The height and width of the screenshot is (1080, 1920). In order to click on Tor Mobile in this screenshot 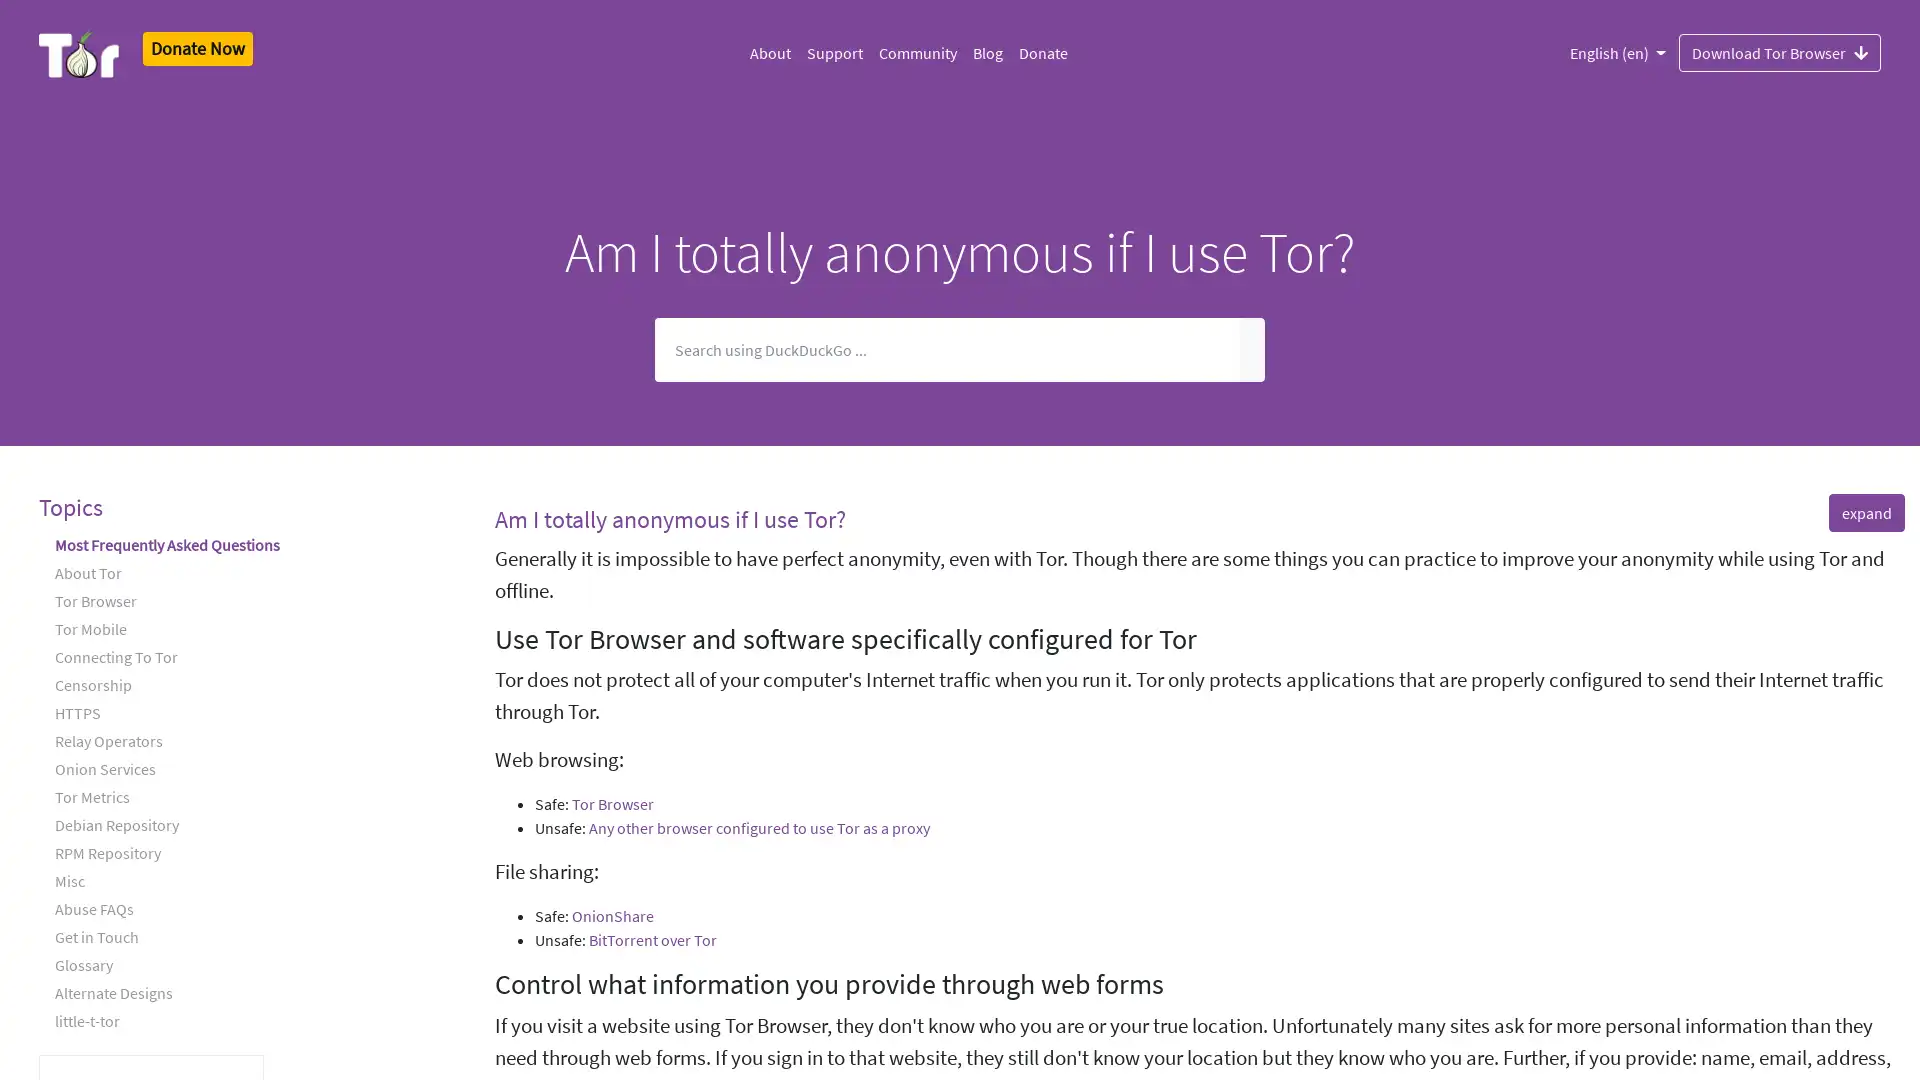, I will do `click(247, 627)`.